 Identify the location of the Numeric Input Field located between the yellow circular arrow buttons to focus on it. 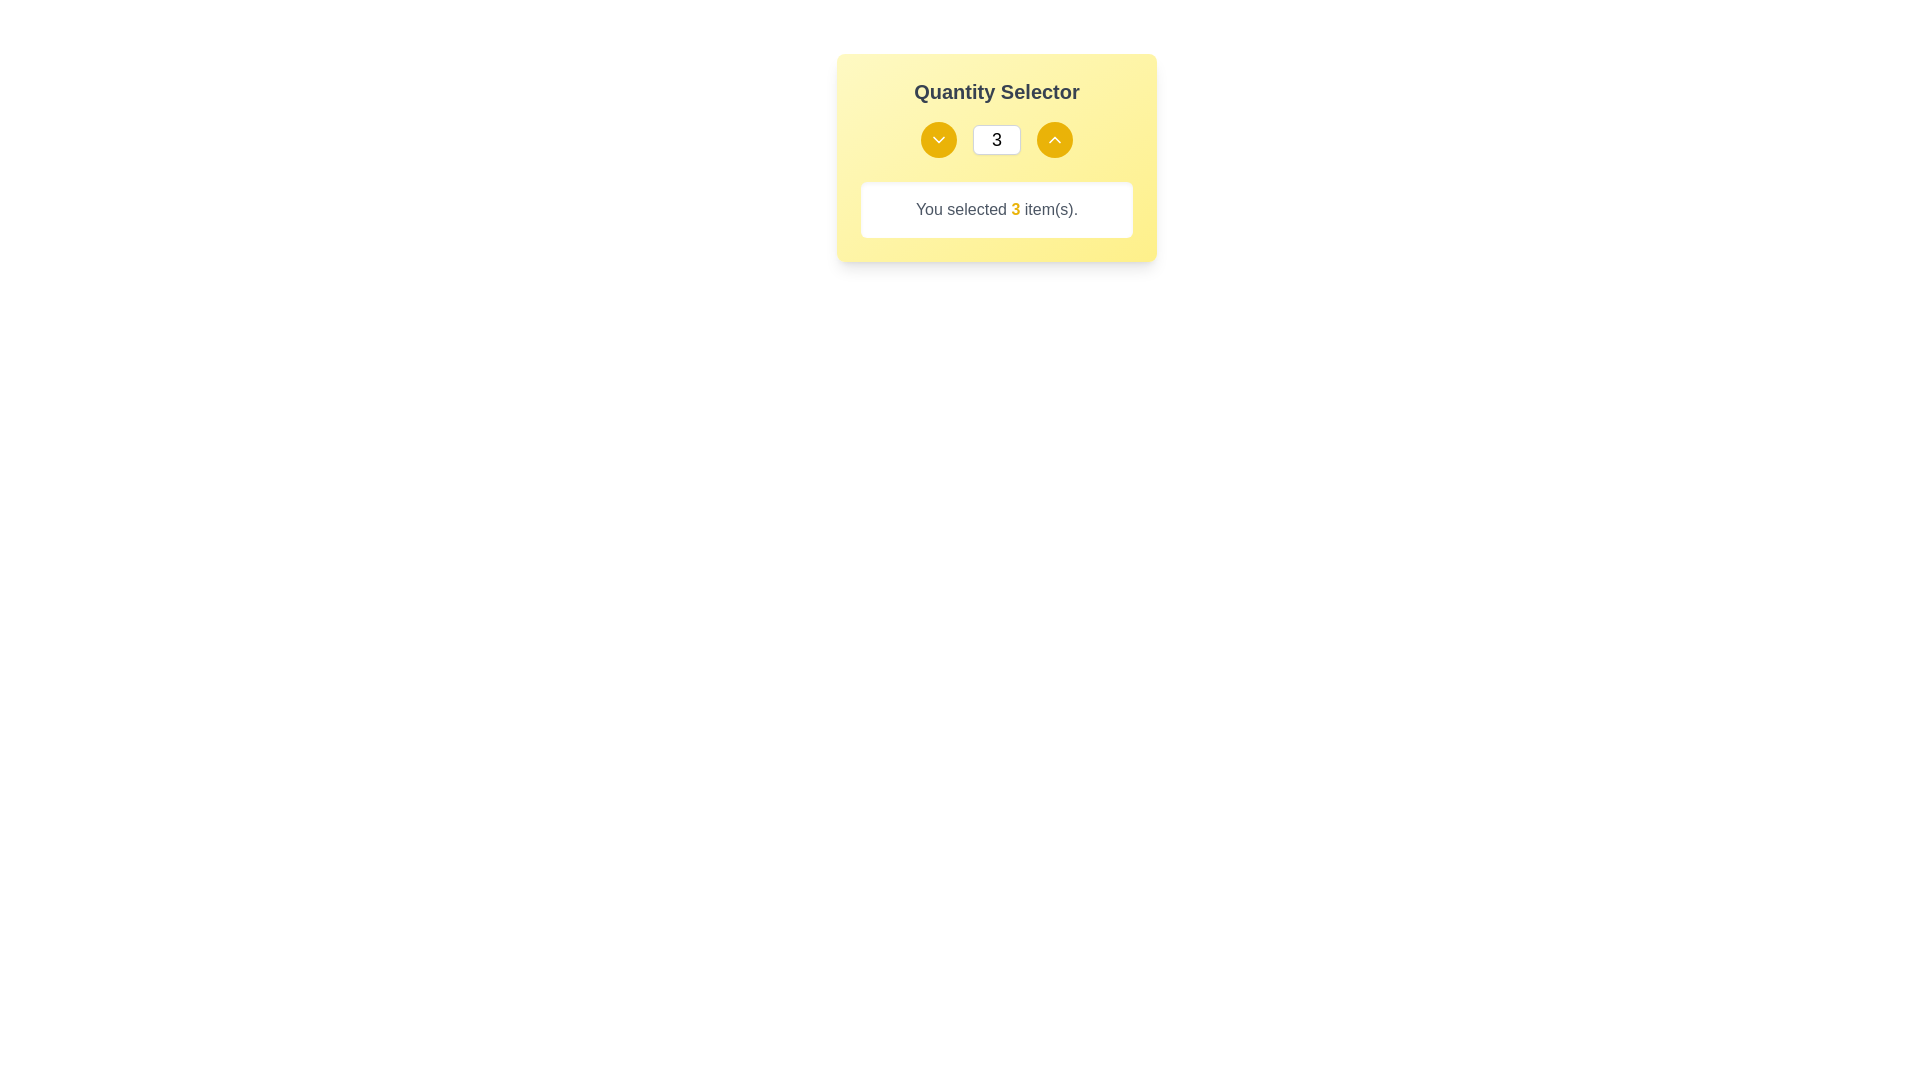
(997, 138).